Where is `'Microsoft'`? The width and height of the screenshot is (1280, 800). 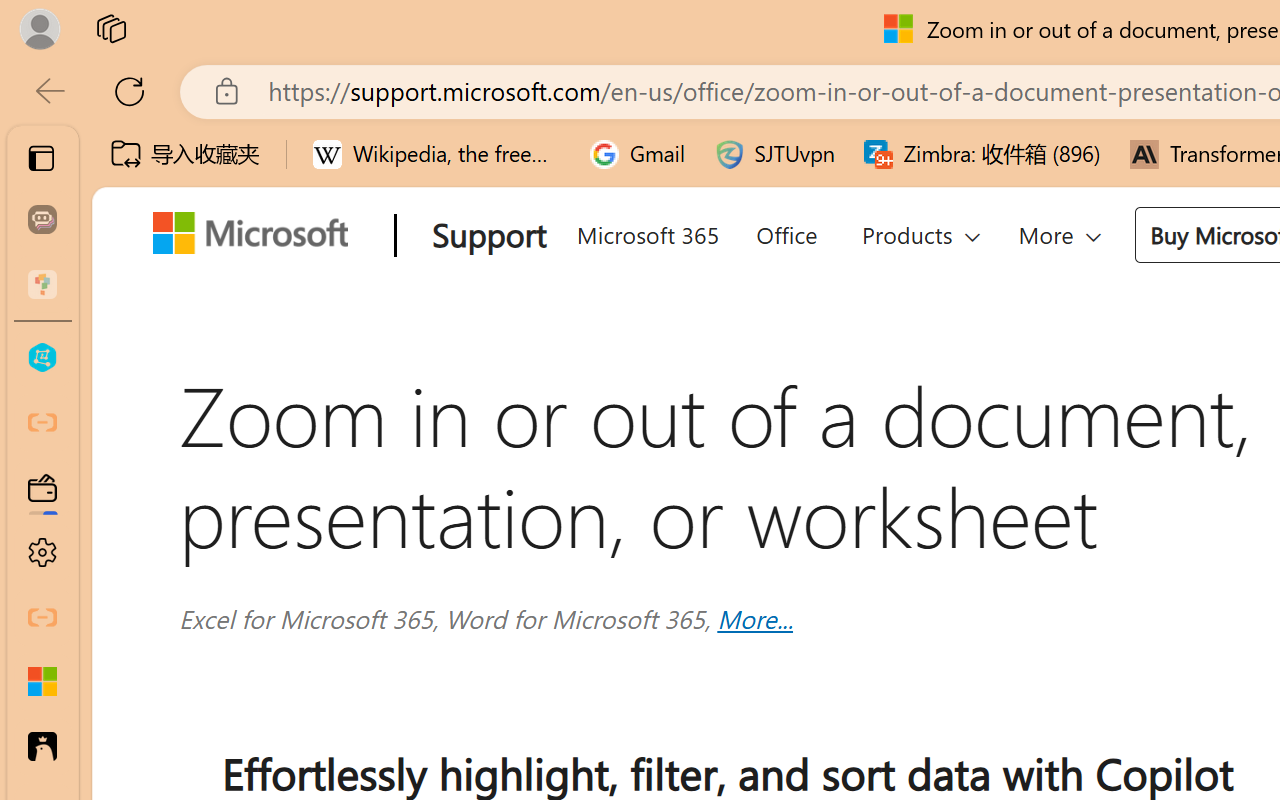
'Microsoft' is located at coordinates (256, 236).